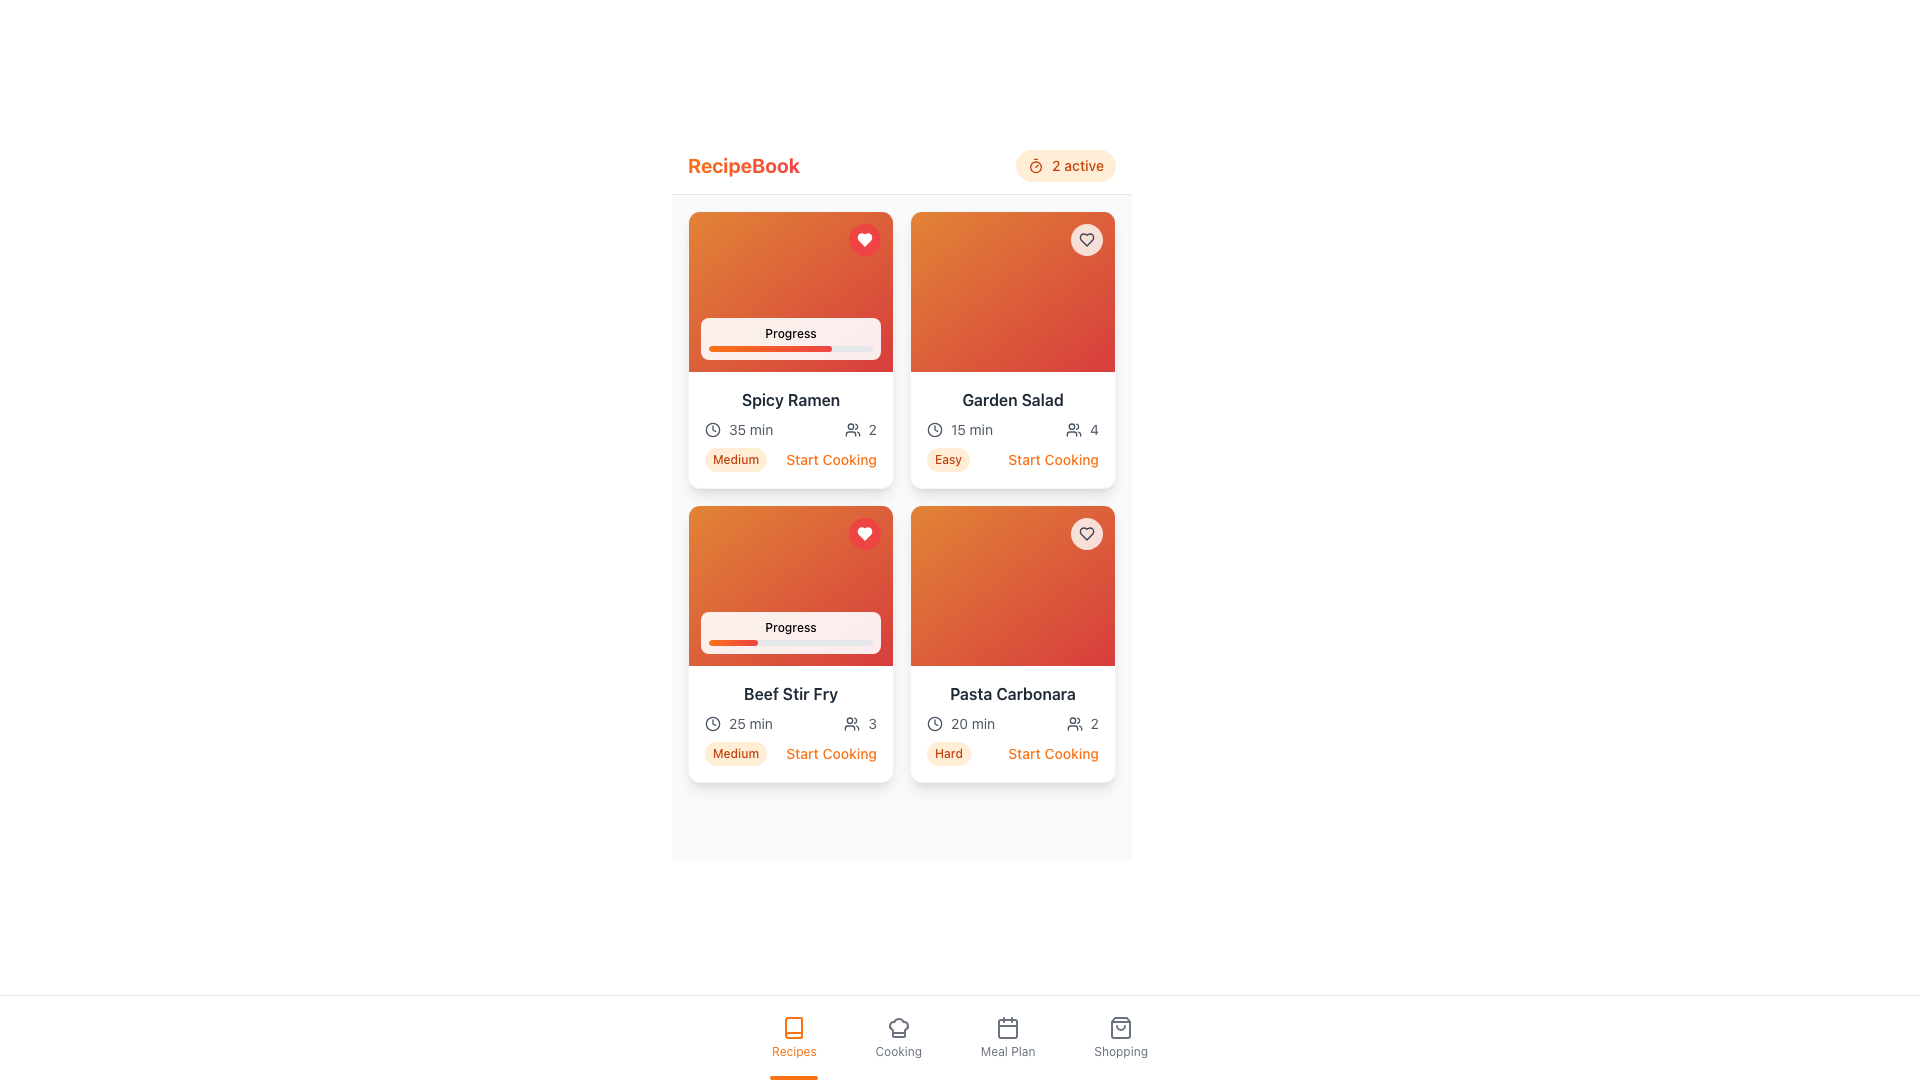 The image size is (1920, 1080). I want to click on text label that displays the number of people associated with the 'Spicy Ramen' recipe, located in the bottom section of the recipe card next to the user icon, so click(860, 428).